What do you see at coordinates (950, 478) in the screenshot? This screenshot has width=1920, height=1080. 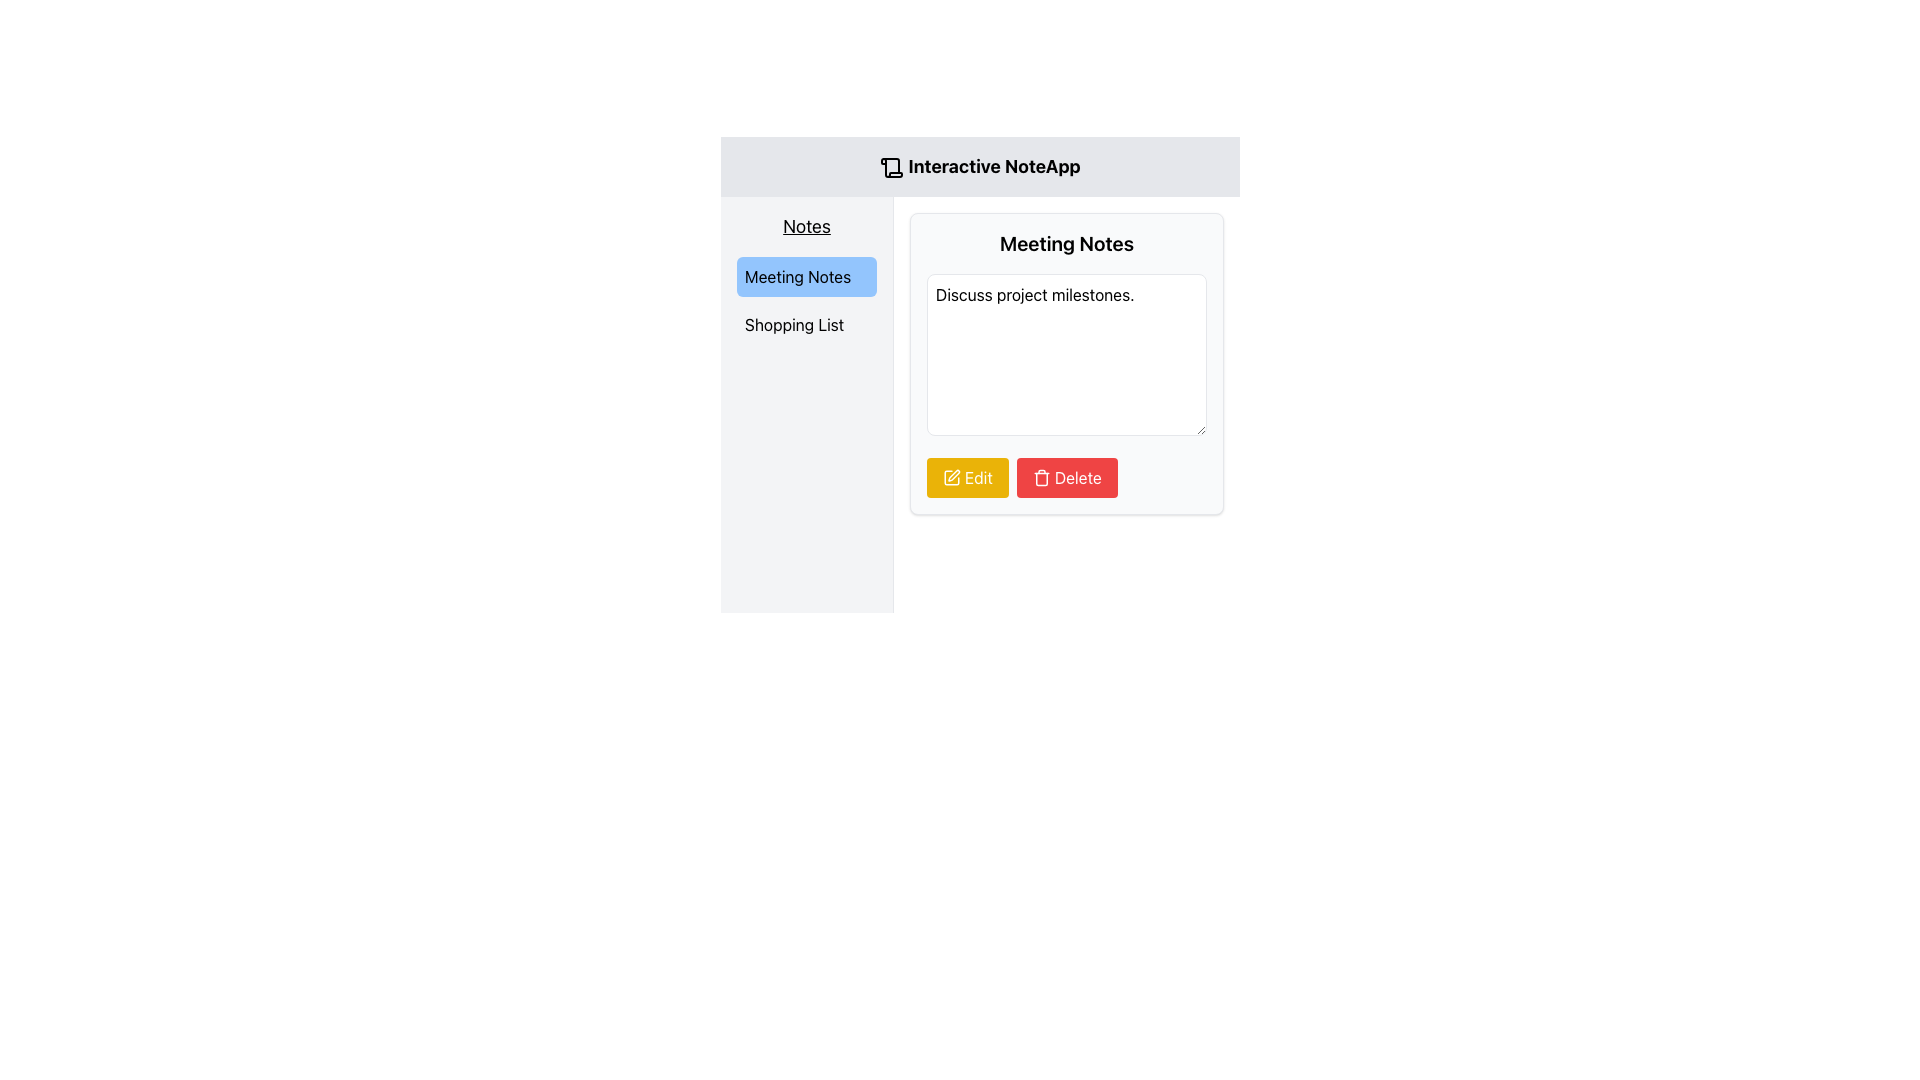 I see `the 'Edit' button icon, which resembles a pen within a square, located beneath the 'Meeting Notes' textbox` at bounding box center [950, 478].